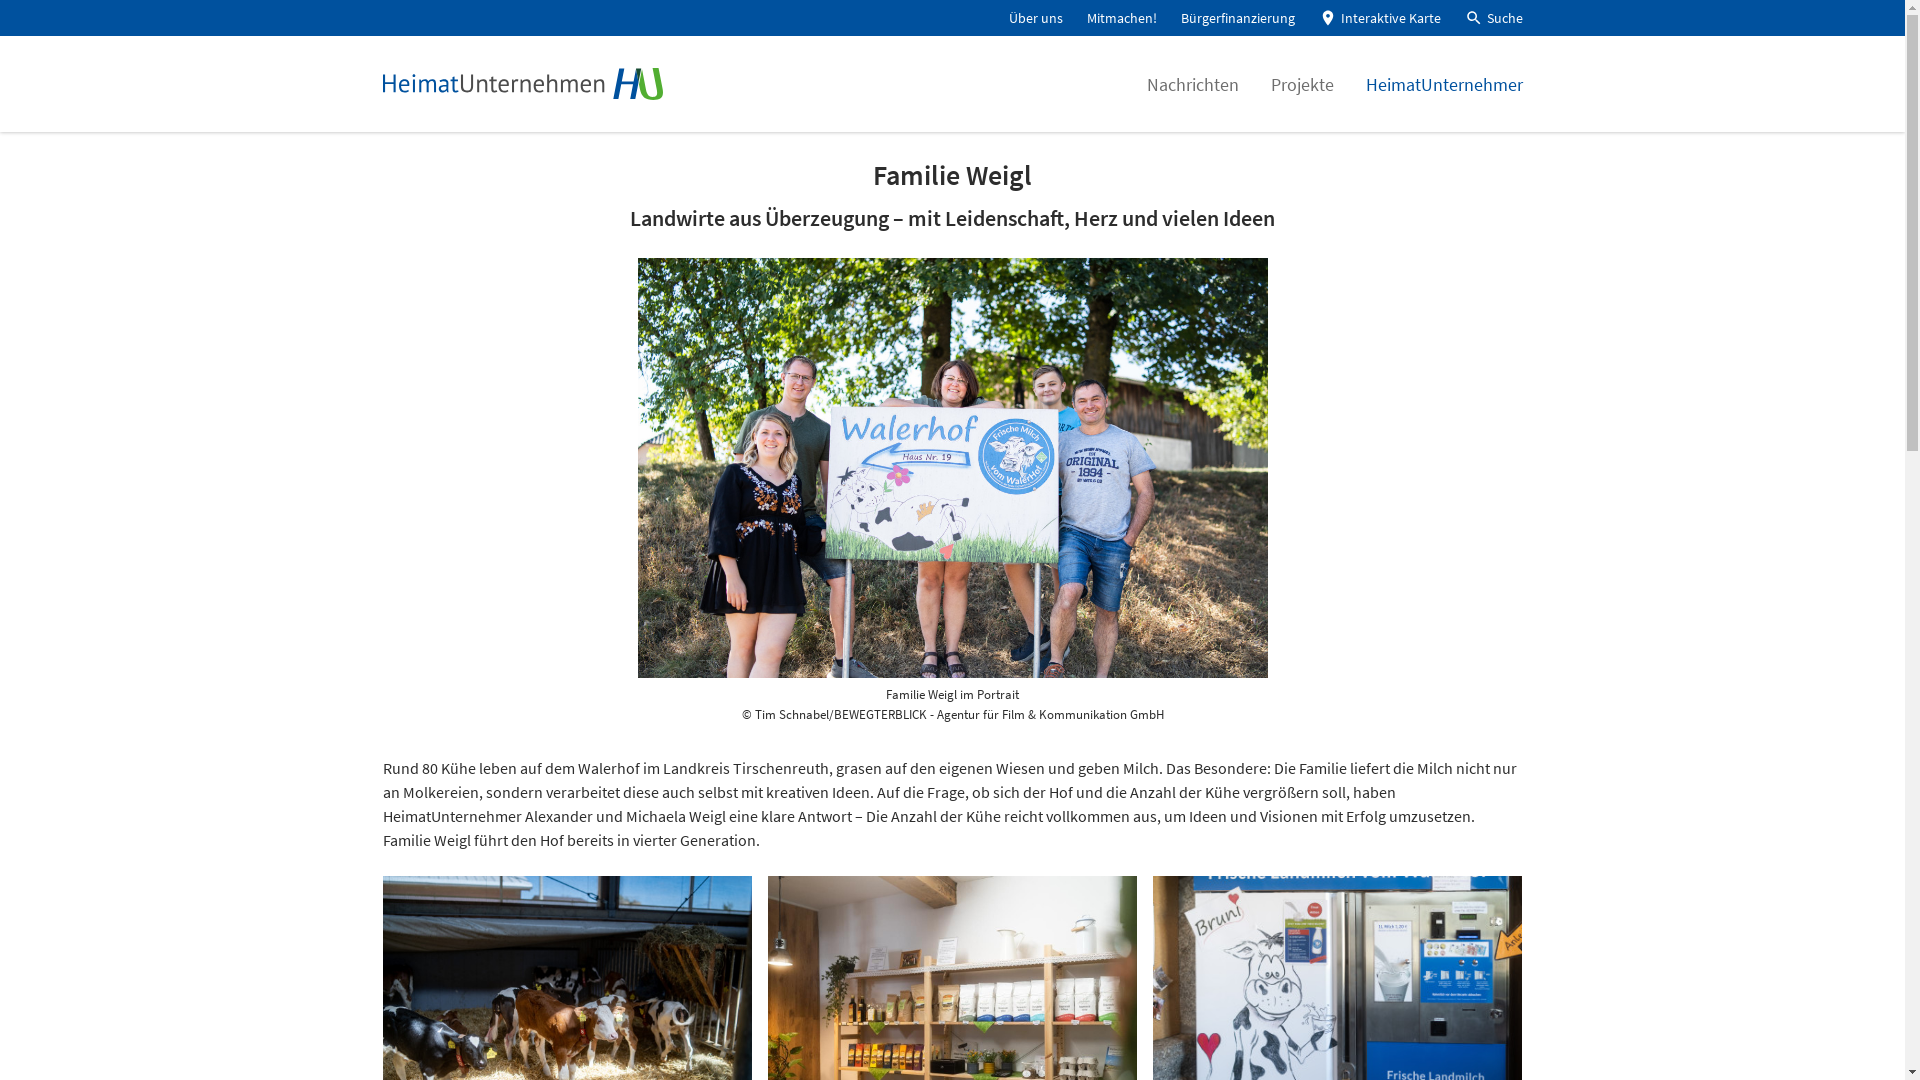  I want to click on 'Suche', so click(1492, 18).